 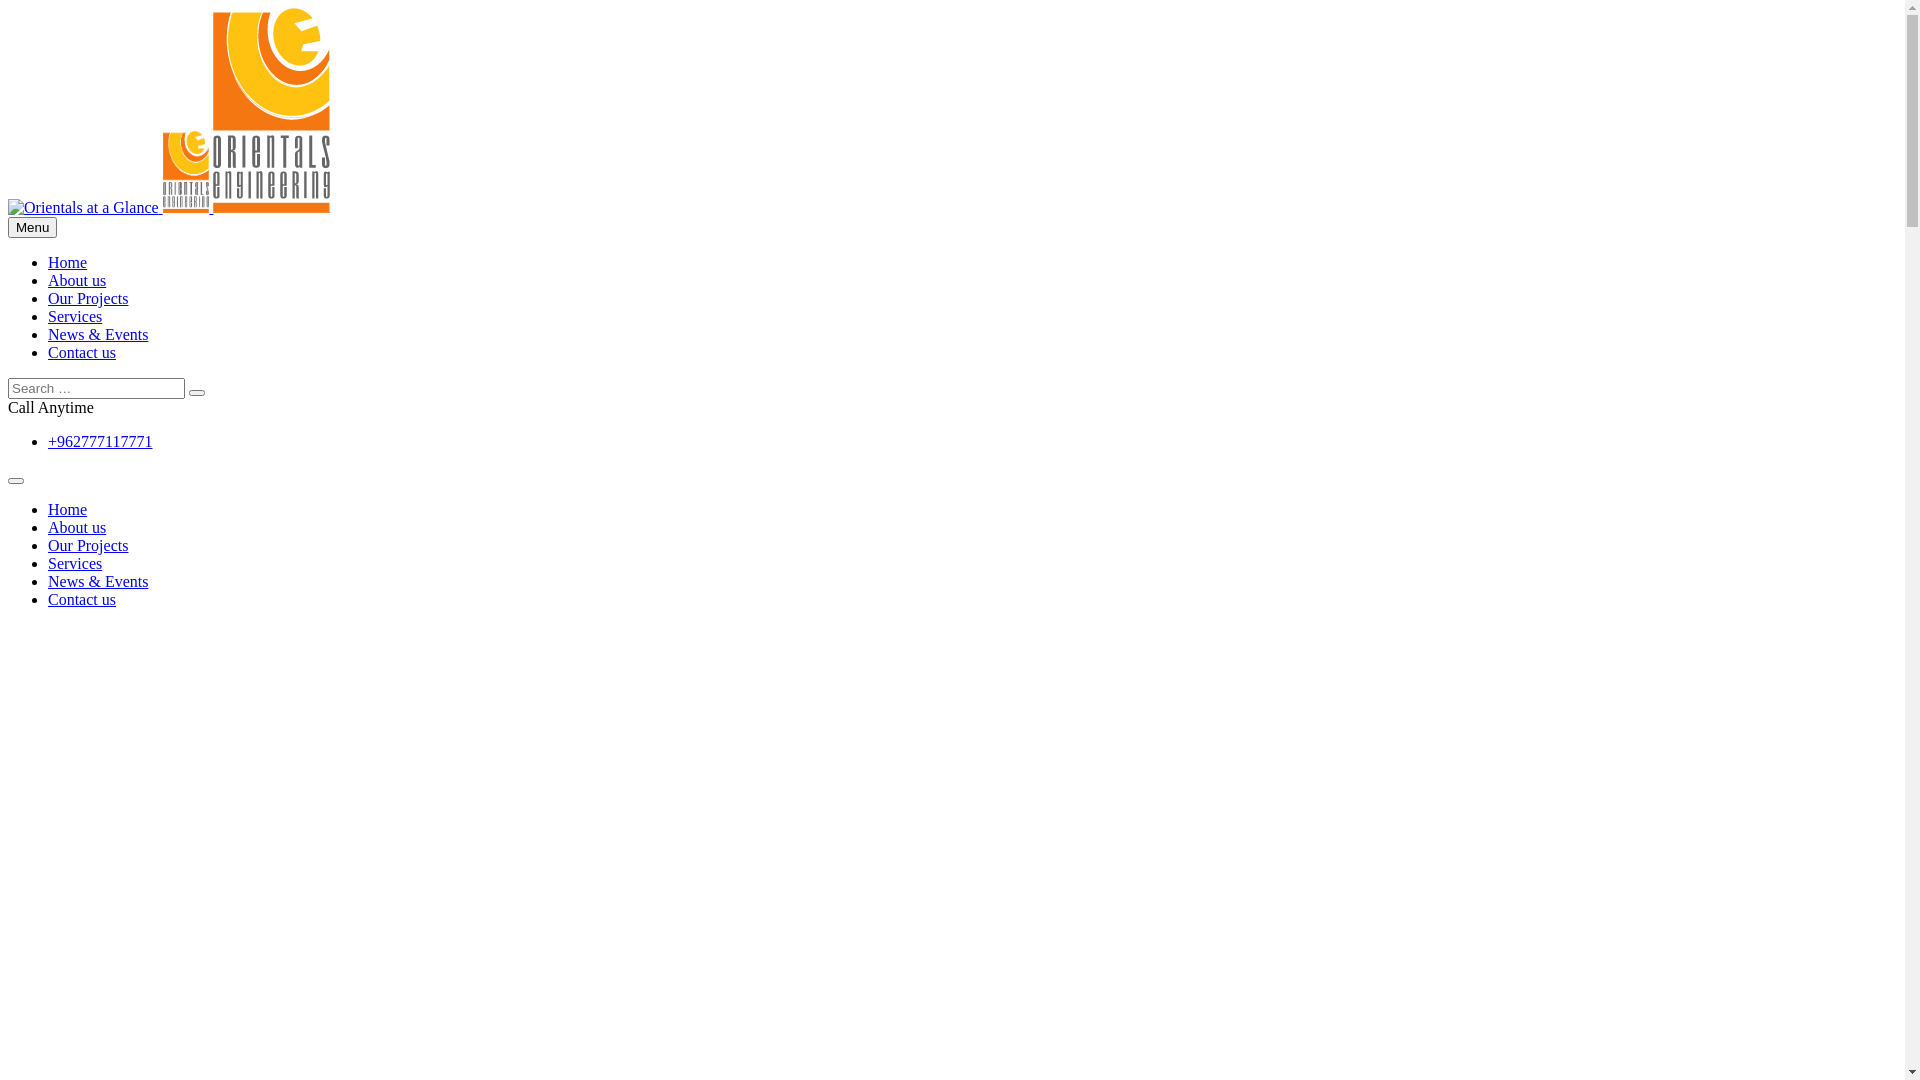 I want to click on 'News & Events', so click(x=96, y=333).